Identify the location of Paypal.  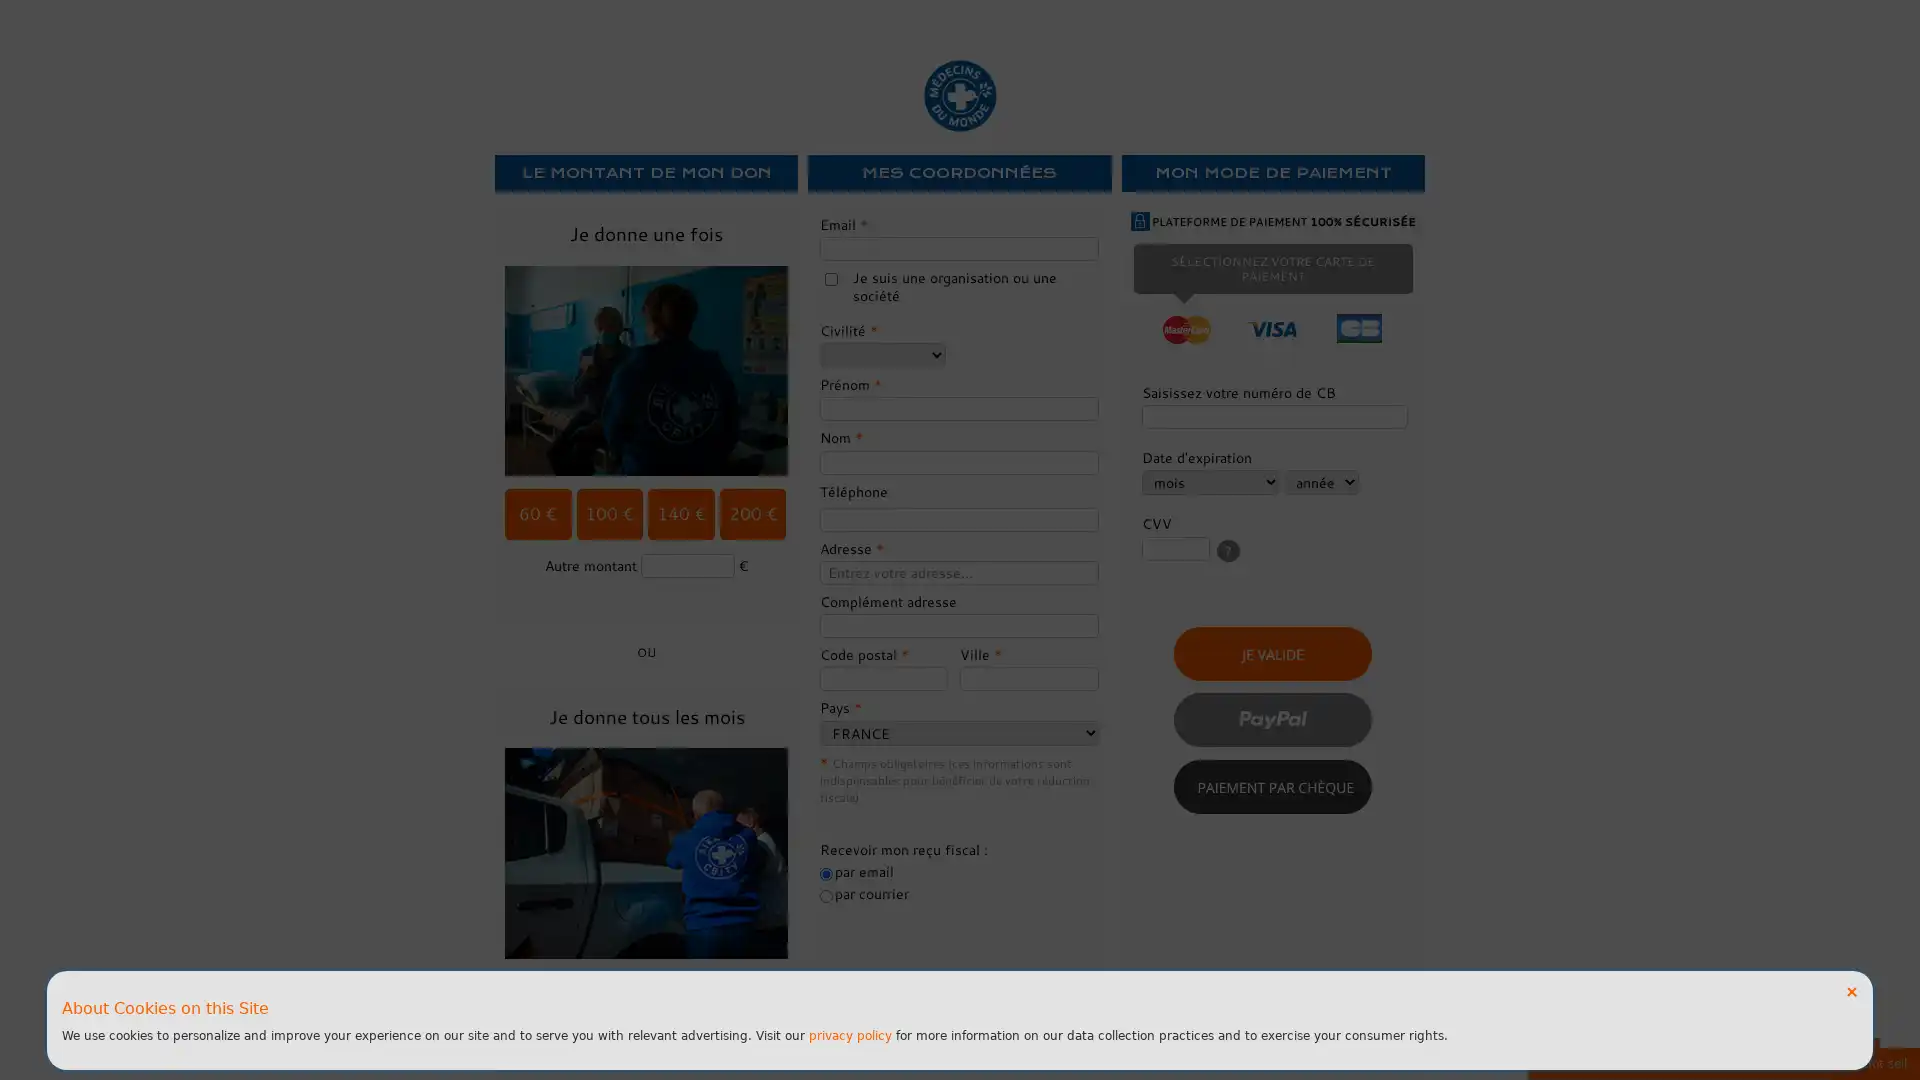
(1271, 717).